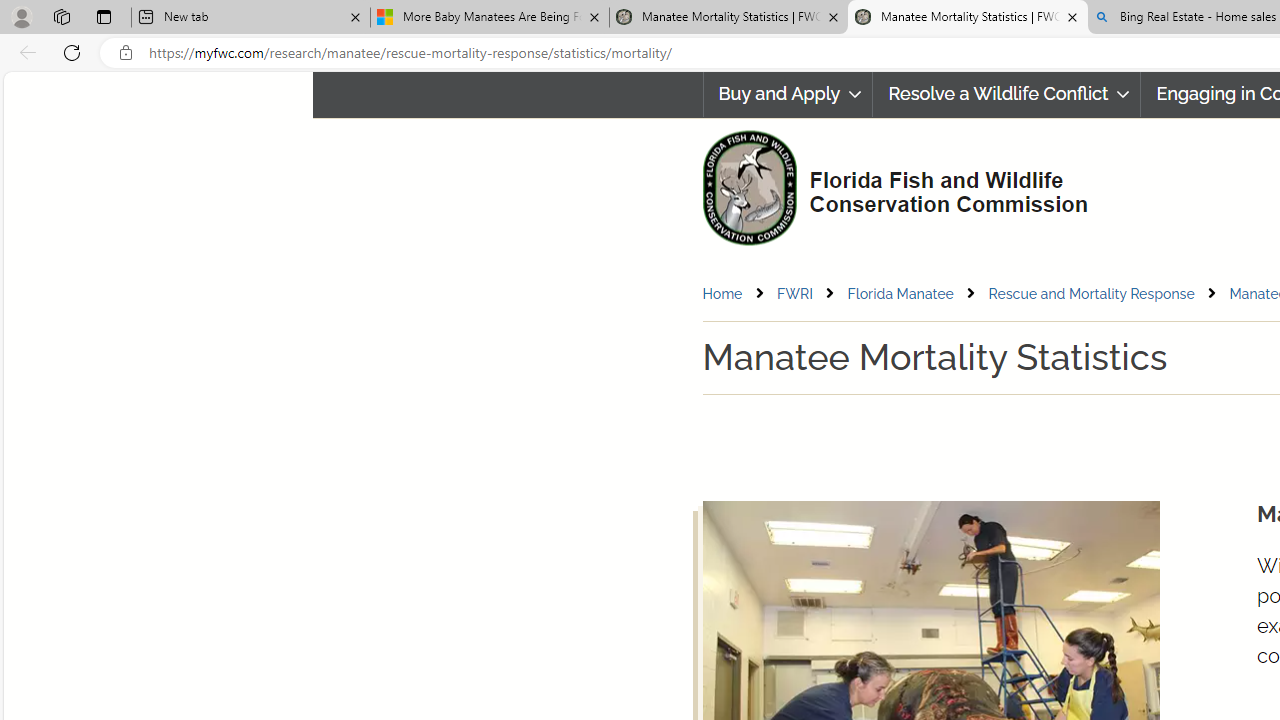  Describe the element at coordinates (1007, 94) in the screenshot. I see `'Resolve a Wildlife Conflict'` at that location.